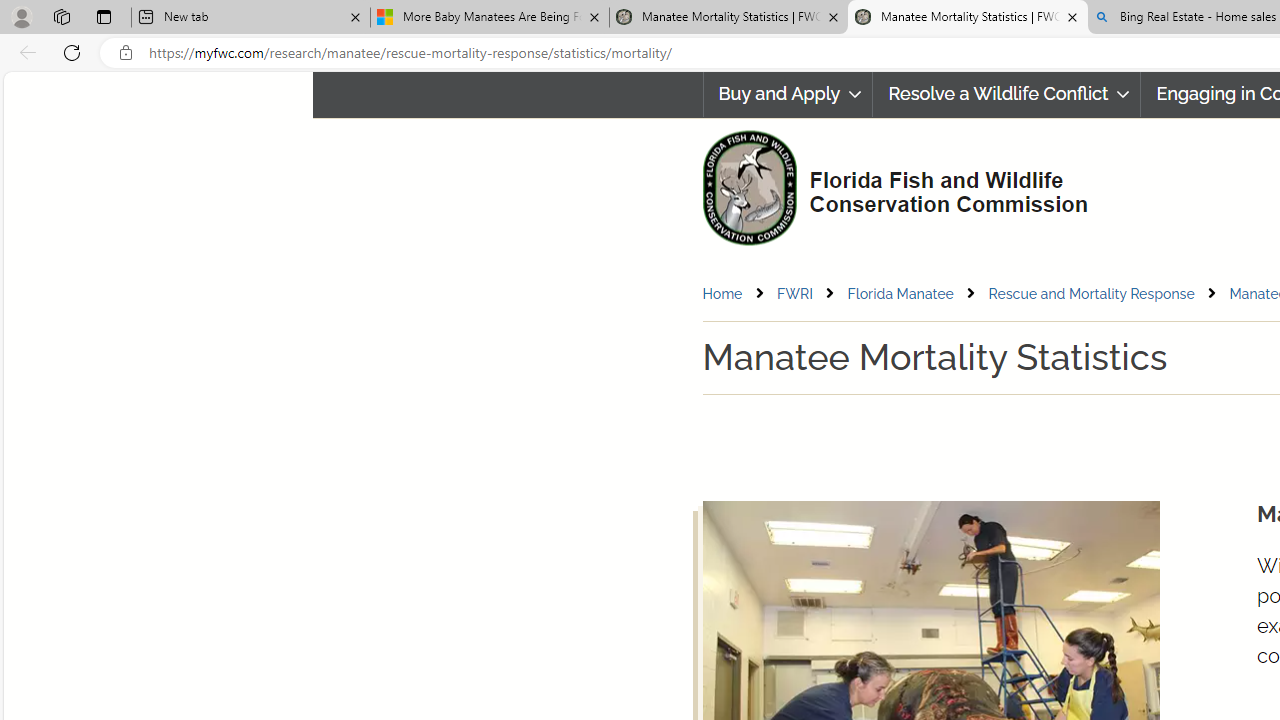  Describe the element at coordinates (1007, 94) in the screenshot. I see `'Resolve a Wildlife Conflict'` at that location.